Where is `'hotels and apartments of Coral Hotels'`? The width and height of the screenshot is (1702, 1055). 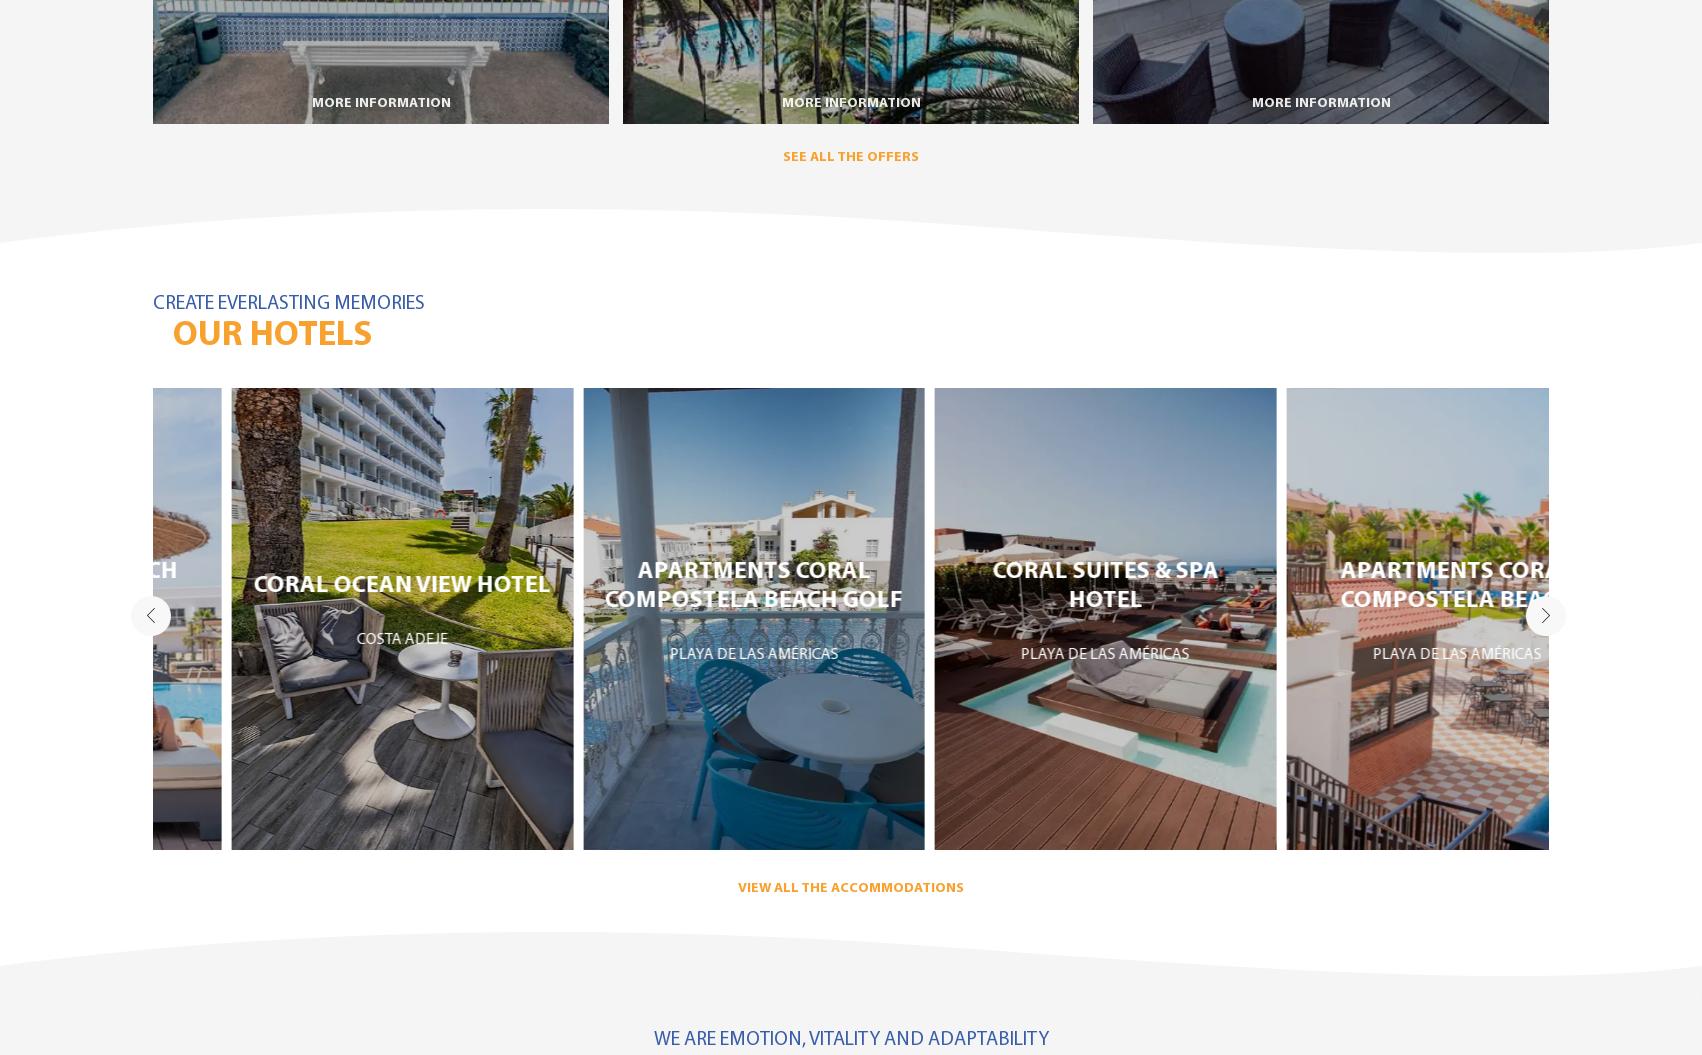 'hotels and apartments of Coral Hotels' is located at coordinates (1372, 700).